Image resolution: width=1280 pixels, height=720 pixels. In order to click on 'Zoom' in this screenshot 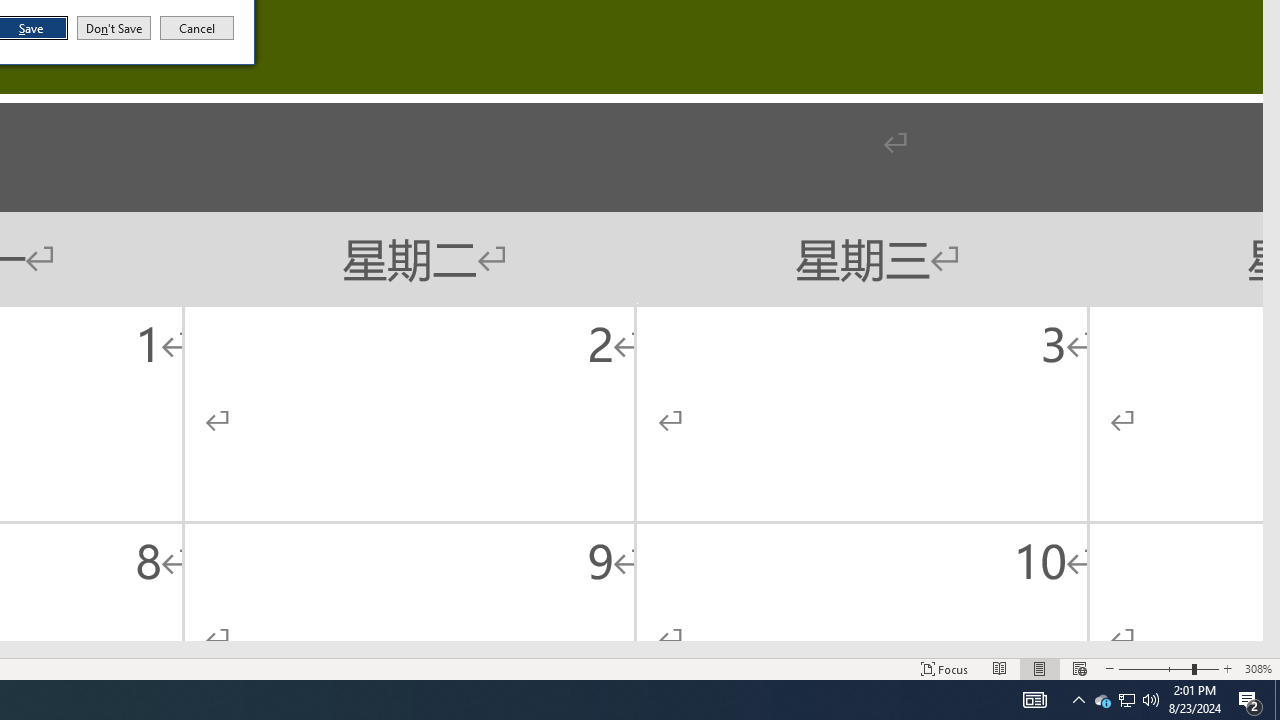, I will do `click(1168, 669)`.